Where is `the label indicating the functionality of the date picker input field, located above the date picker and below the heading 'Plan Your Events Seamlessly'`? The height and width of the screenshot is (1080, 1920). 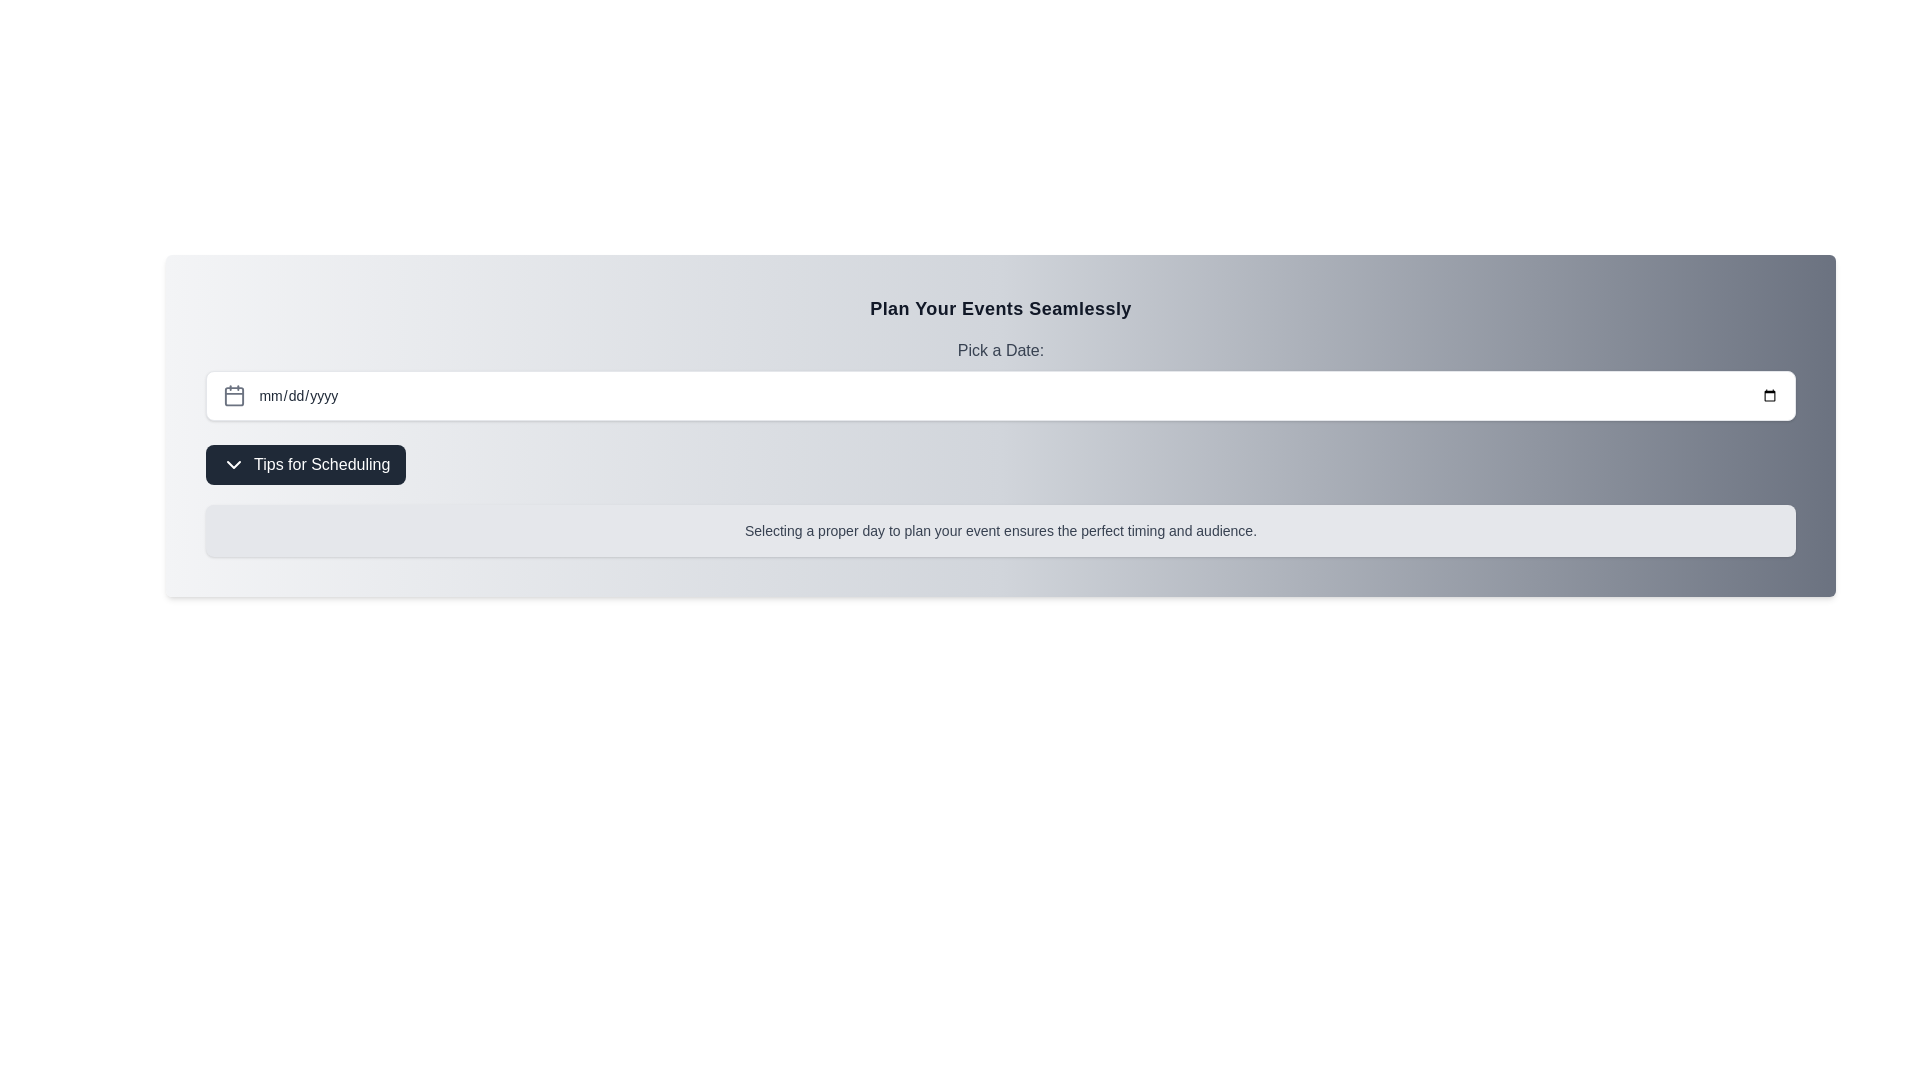
the label indicating the functionality of the date picker input field, located above the date picker and below the heading 'Plan Your Events Seamlessly' is located at coordinates (1001, 380).